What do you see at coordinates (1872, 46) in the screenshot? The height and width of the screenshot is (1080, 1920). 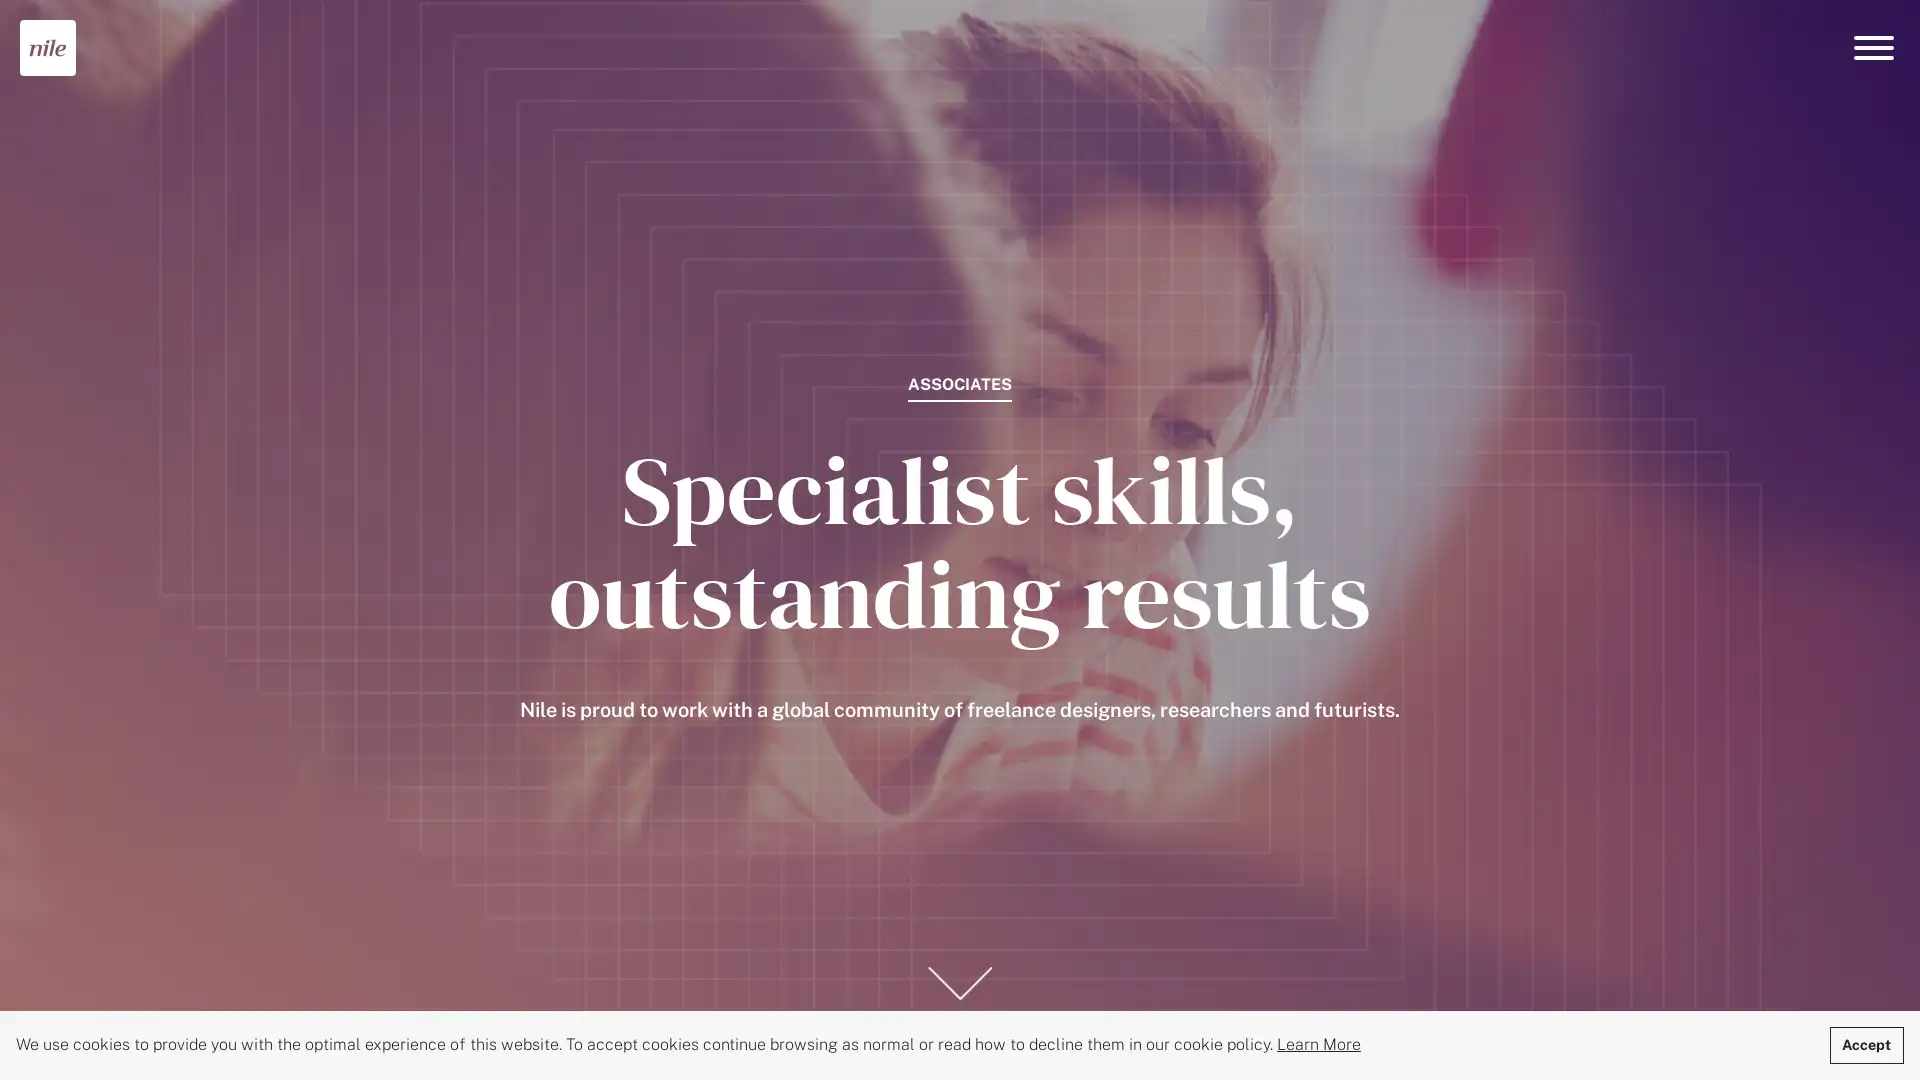 I see `Menu` at bounding box center [1872, 46].